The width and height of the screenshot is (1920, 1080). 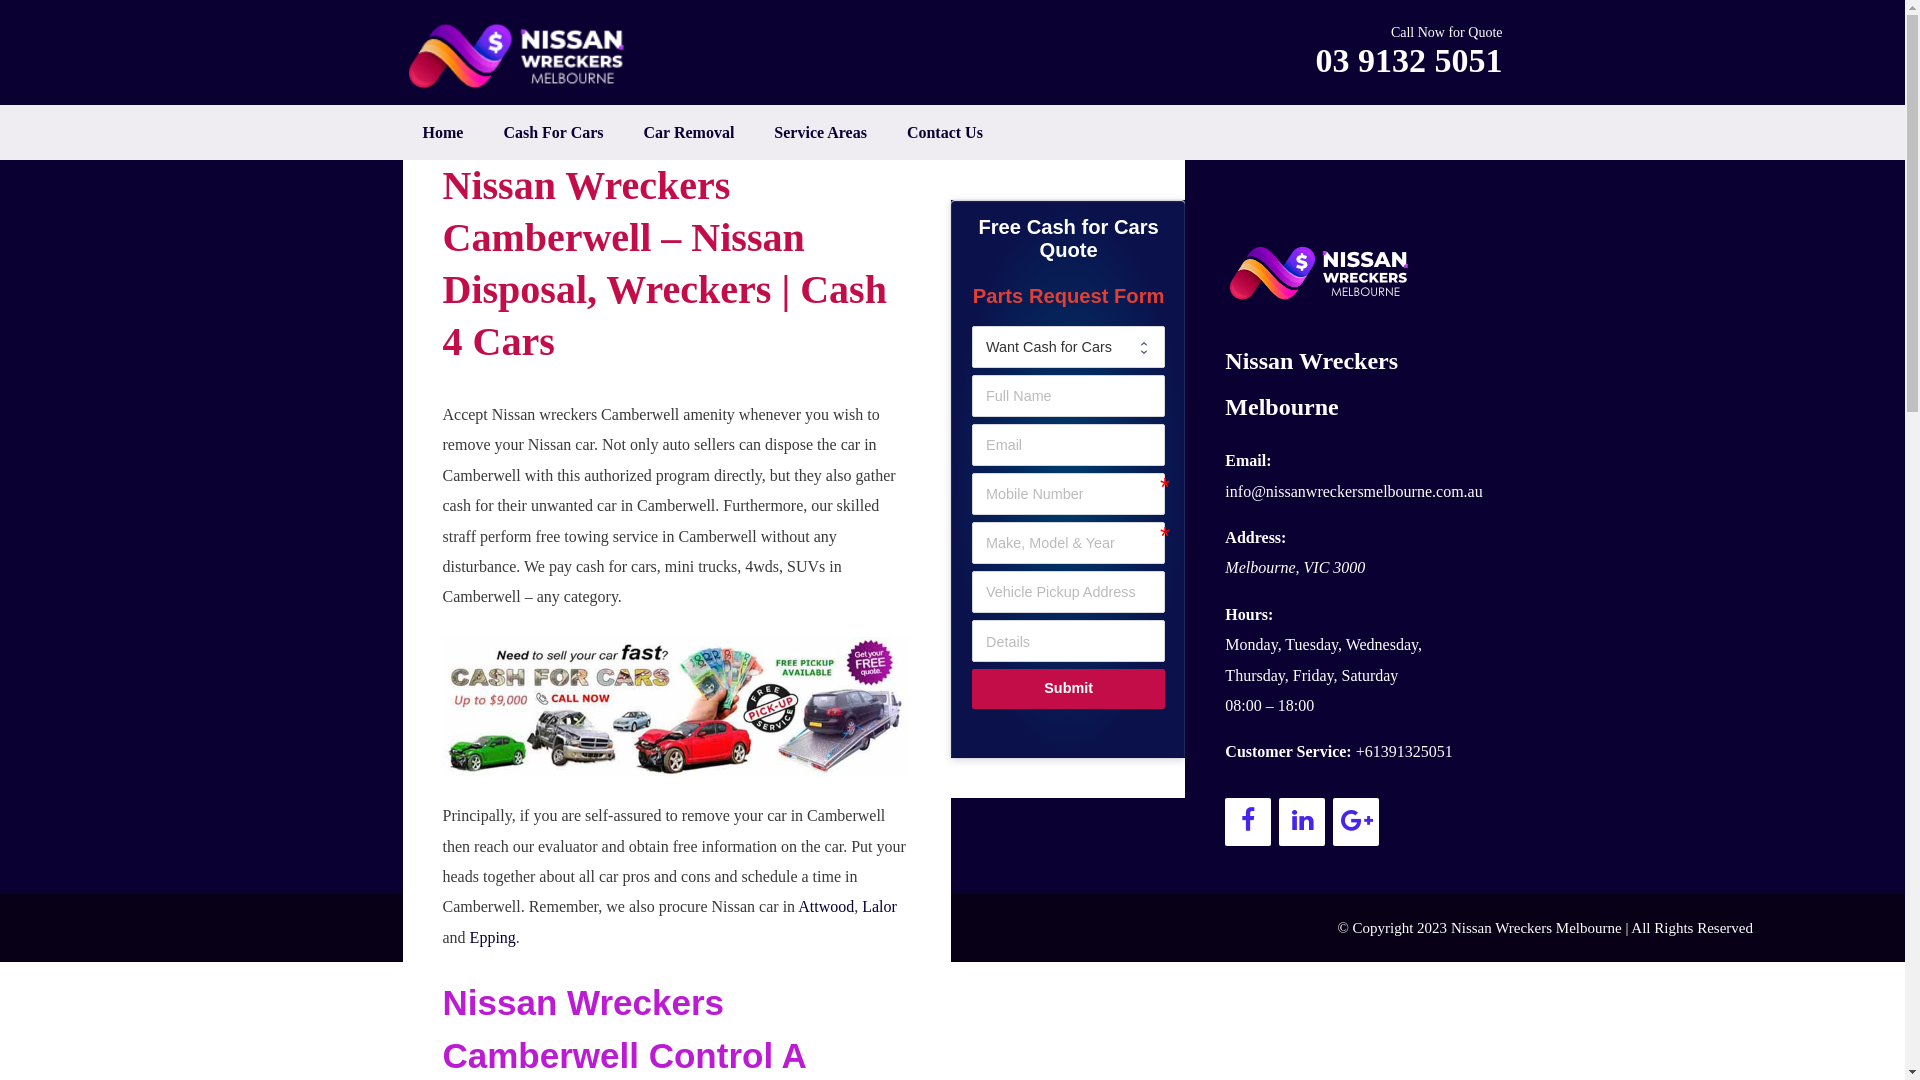 What do you see at coordinates (1315, 59) in the screenshot?
I see `'03 9132 5051'` at bounding box center [1315, 59].